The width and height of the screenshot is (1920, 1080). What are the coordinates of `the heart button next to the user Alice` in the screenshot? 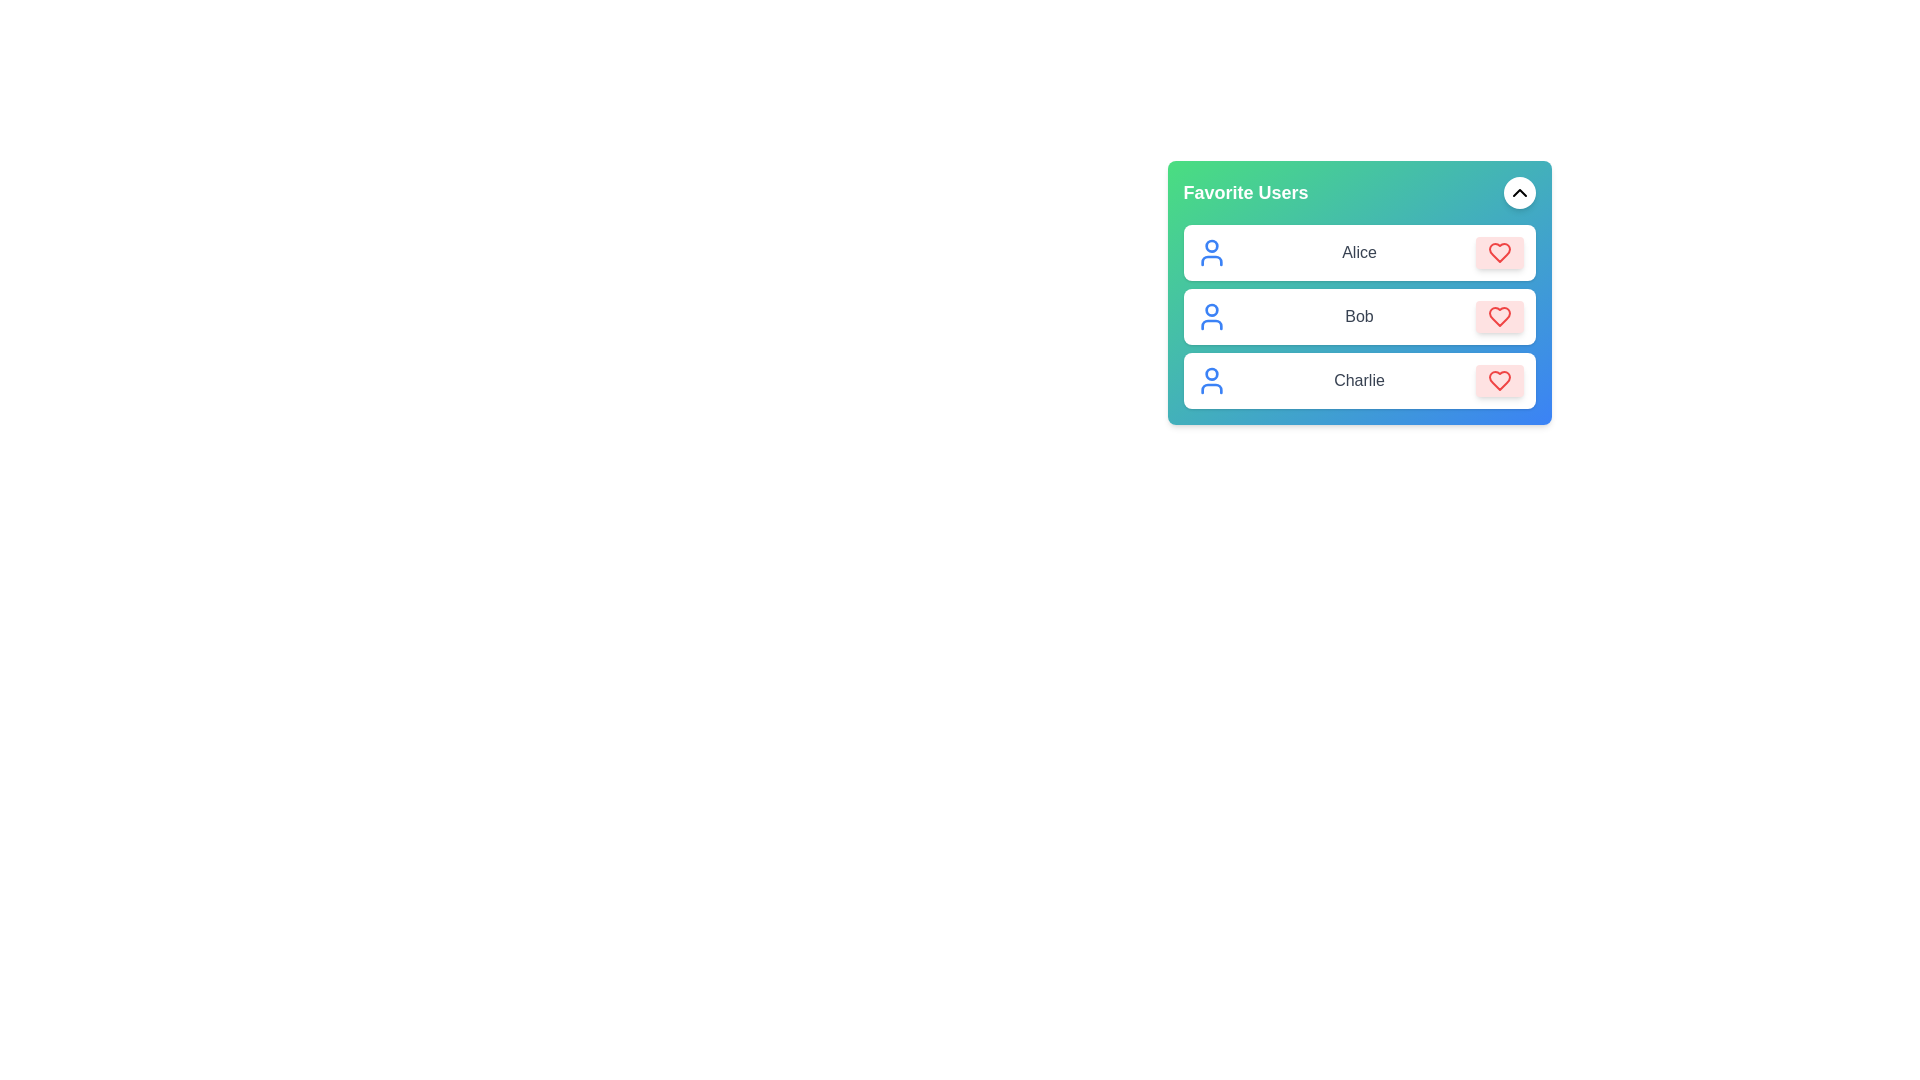 It's located at (1499, 252).